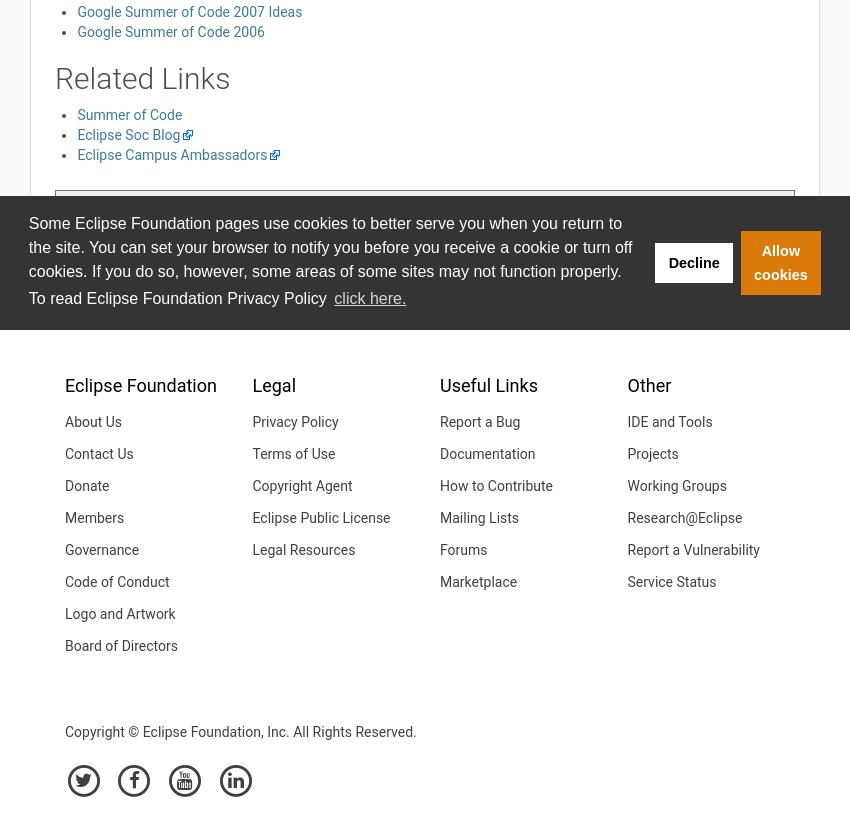  Describe the element at coordinates (320, 517) in the screenshot. I see `'Eclipse Public License'` at that location.